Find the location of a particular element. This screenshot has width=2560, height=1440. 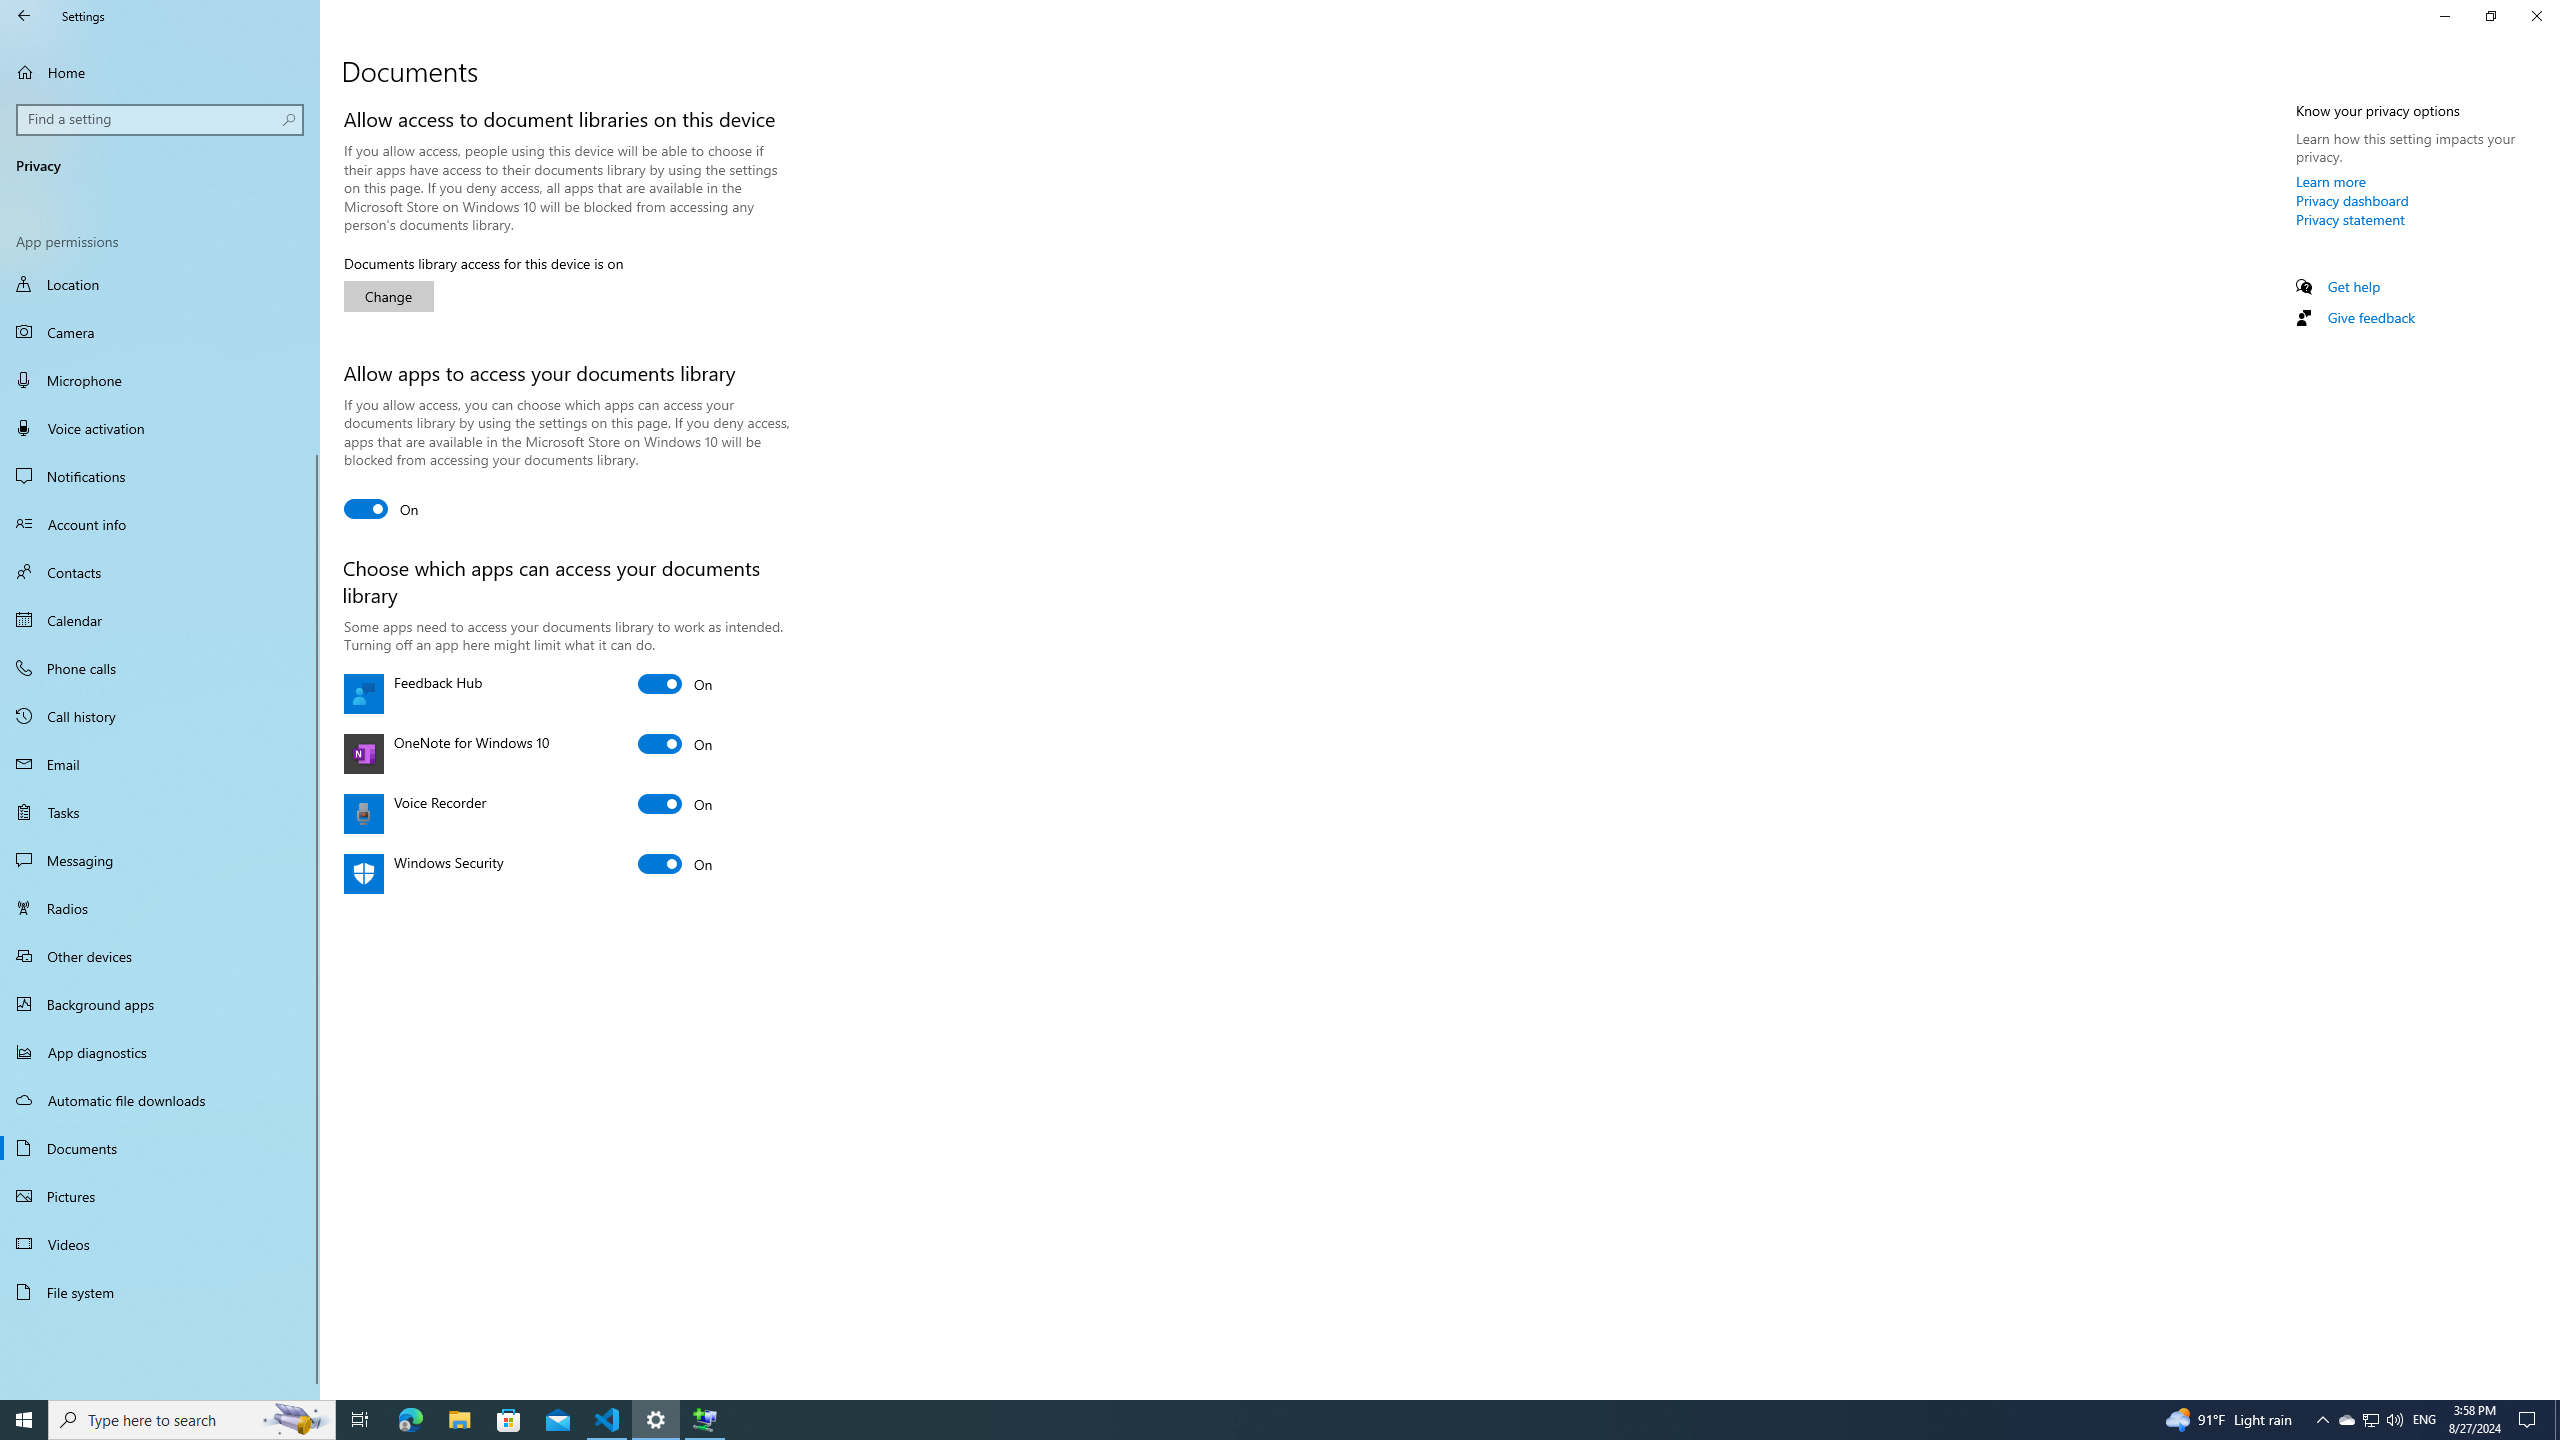

'Allow apps to access your documents library' is located at coordinates (380, 509).